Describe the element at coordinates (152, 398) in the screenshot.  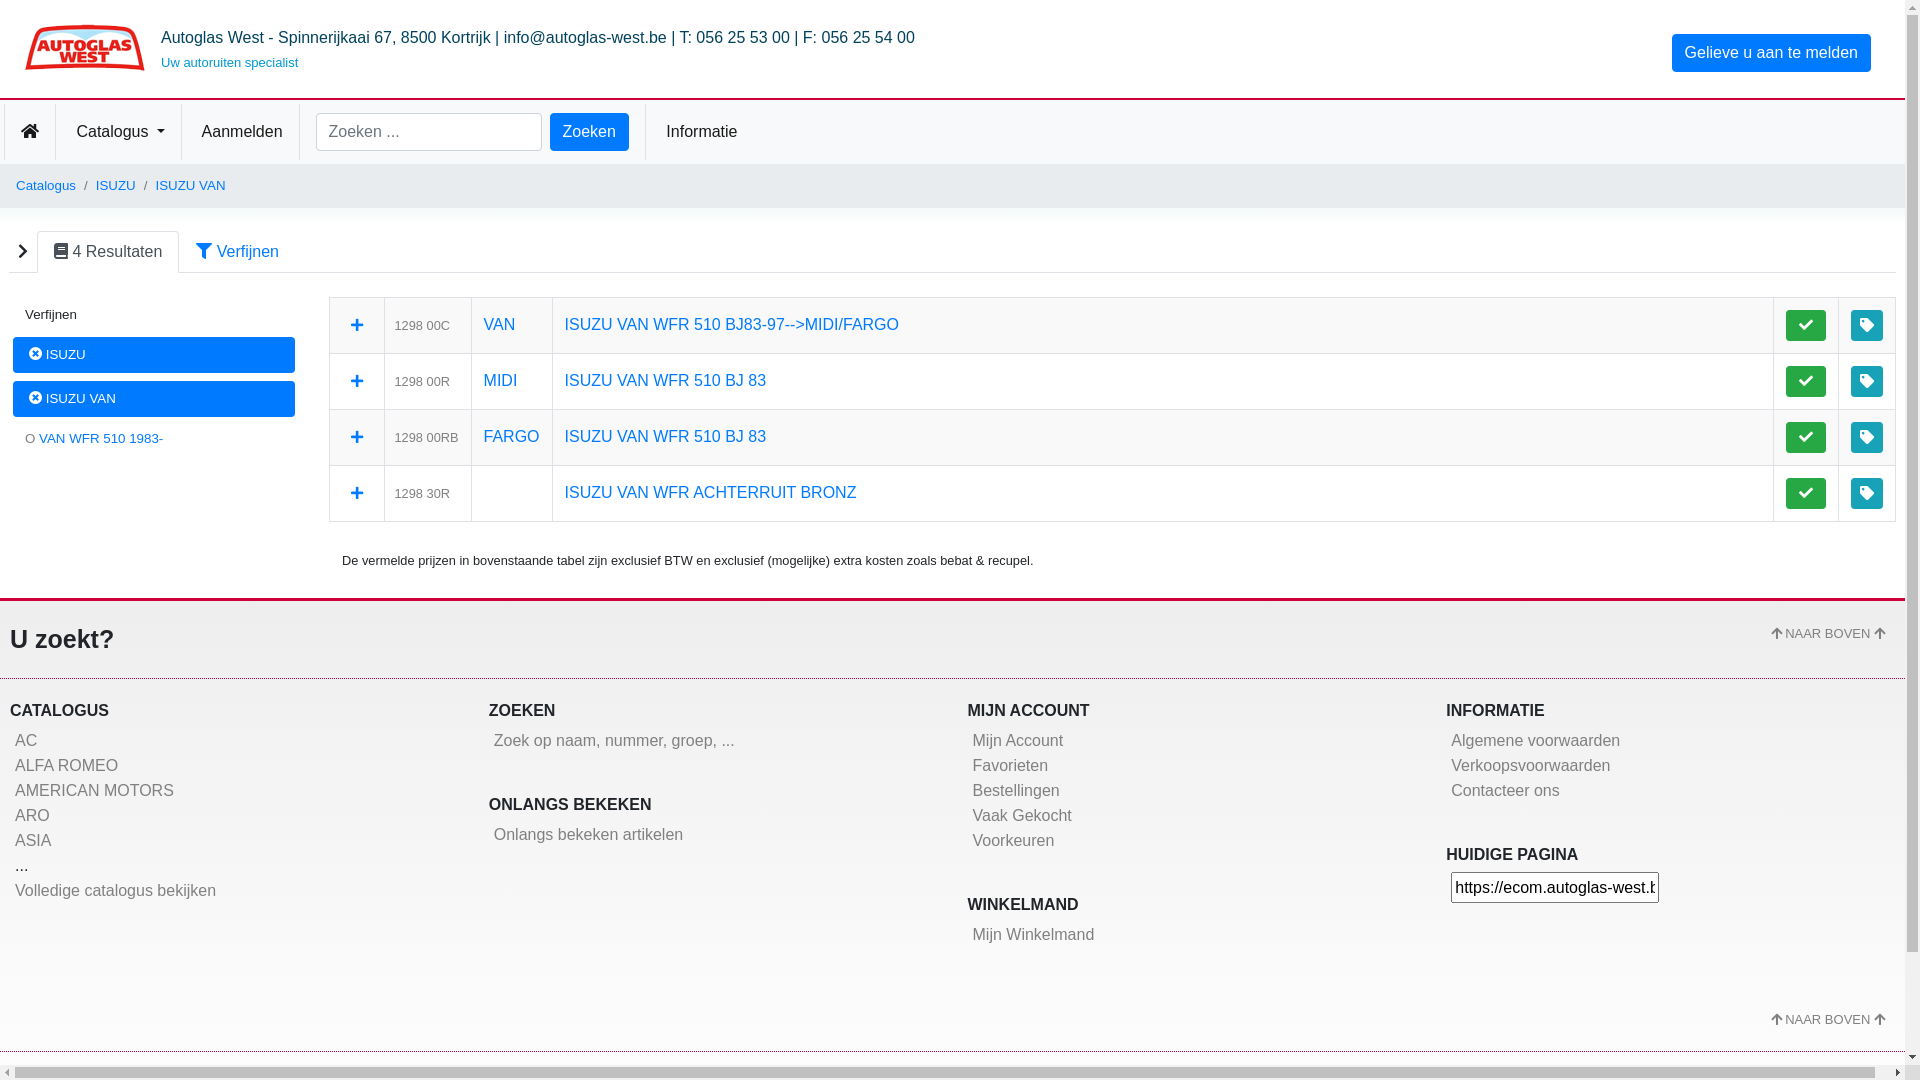
I see `'ISUZU VAN'` at that location.